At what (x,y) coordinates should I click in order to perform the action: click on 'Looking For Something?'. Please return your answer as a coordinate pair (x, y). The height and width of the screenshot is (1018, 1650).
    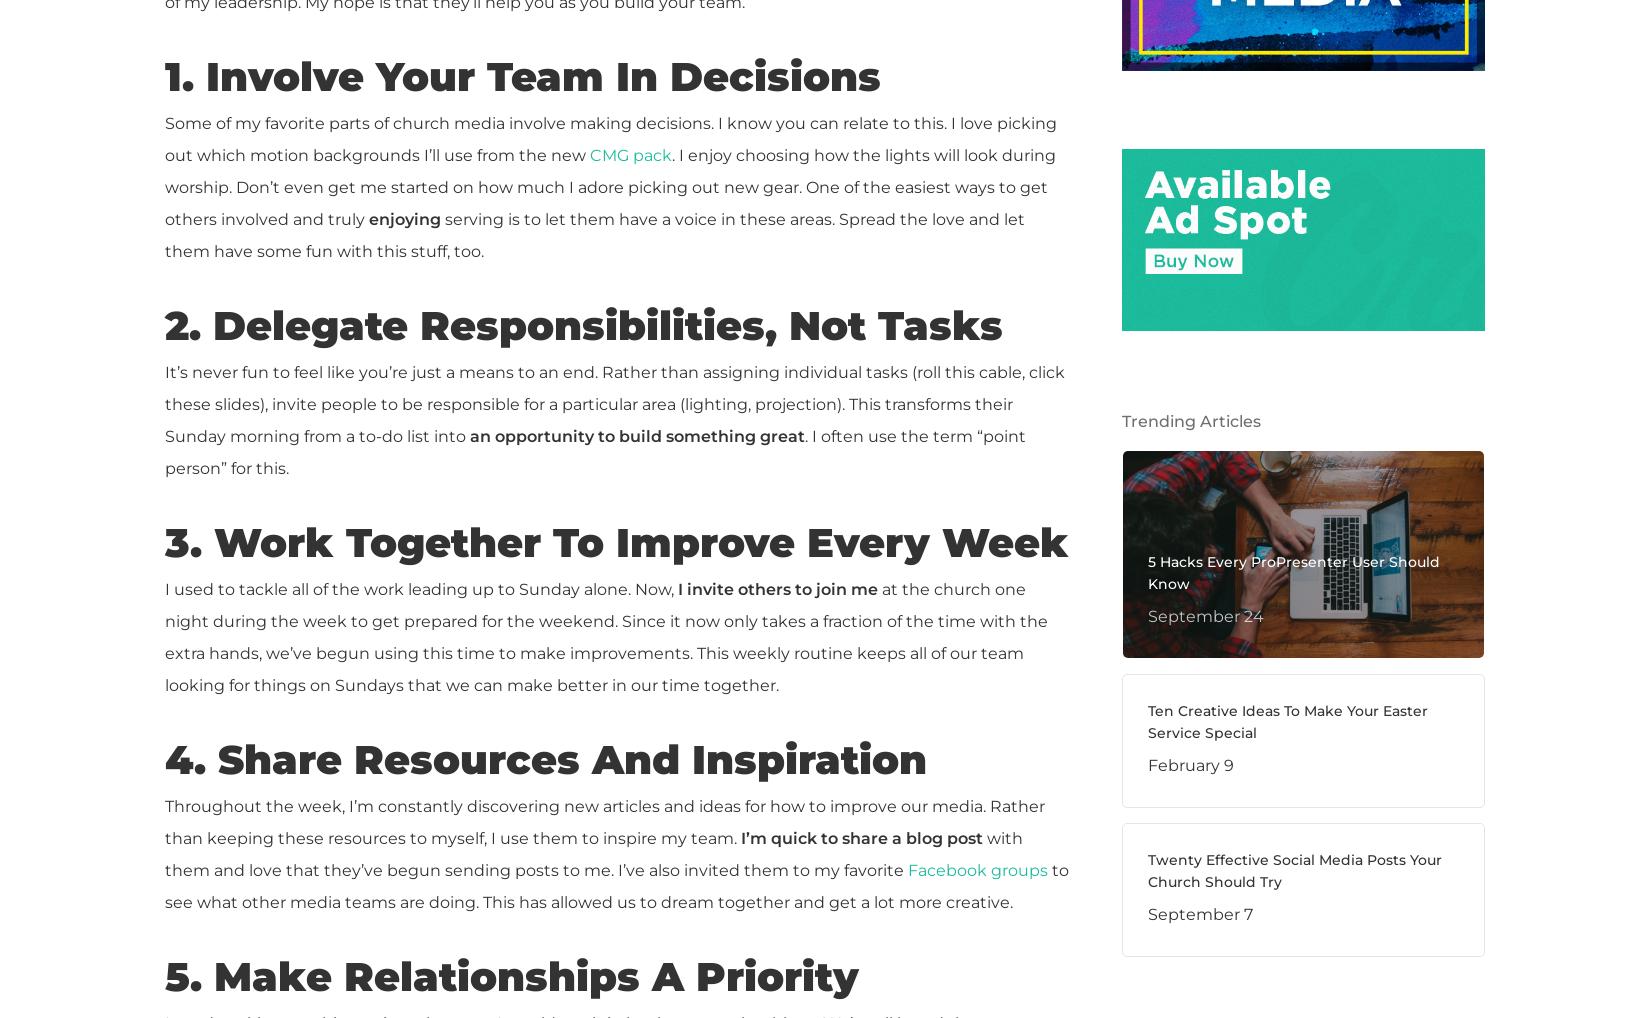
    Looking at the image, I should click on (1162, 532).